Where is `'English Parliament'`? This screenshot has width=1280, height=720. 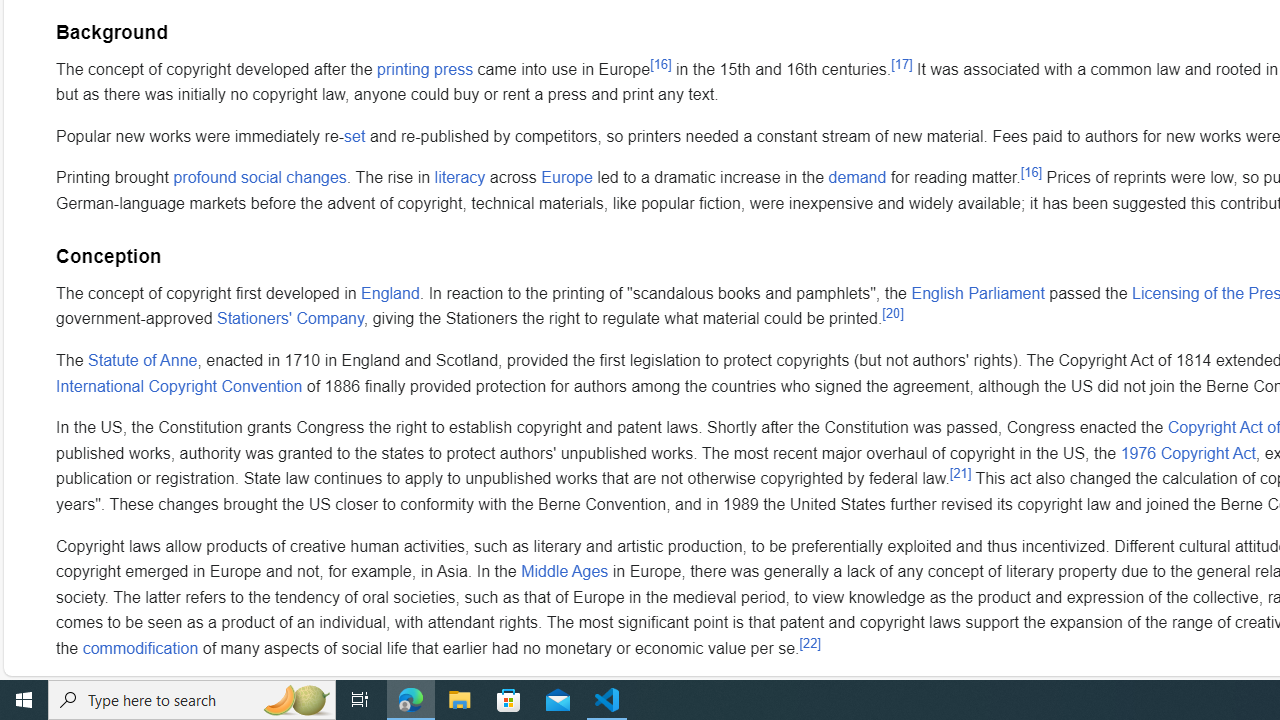 'English Parliament' is located at coordinates (977, 292).